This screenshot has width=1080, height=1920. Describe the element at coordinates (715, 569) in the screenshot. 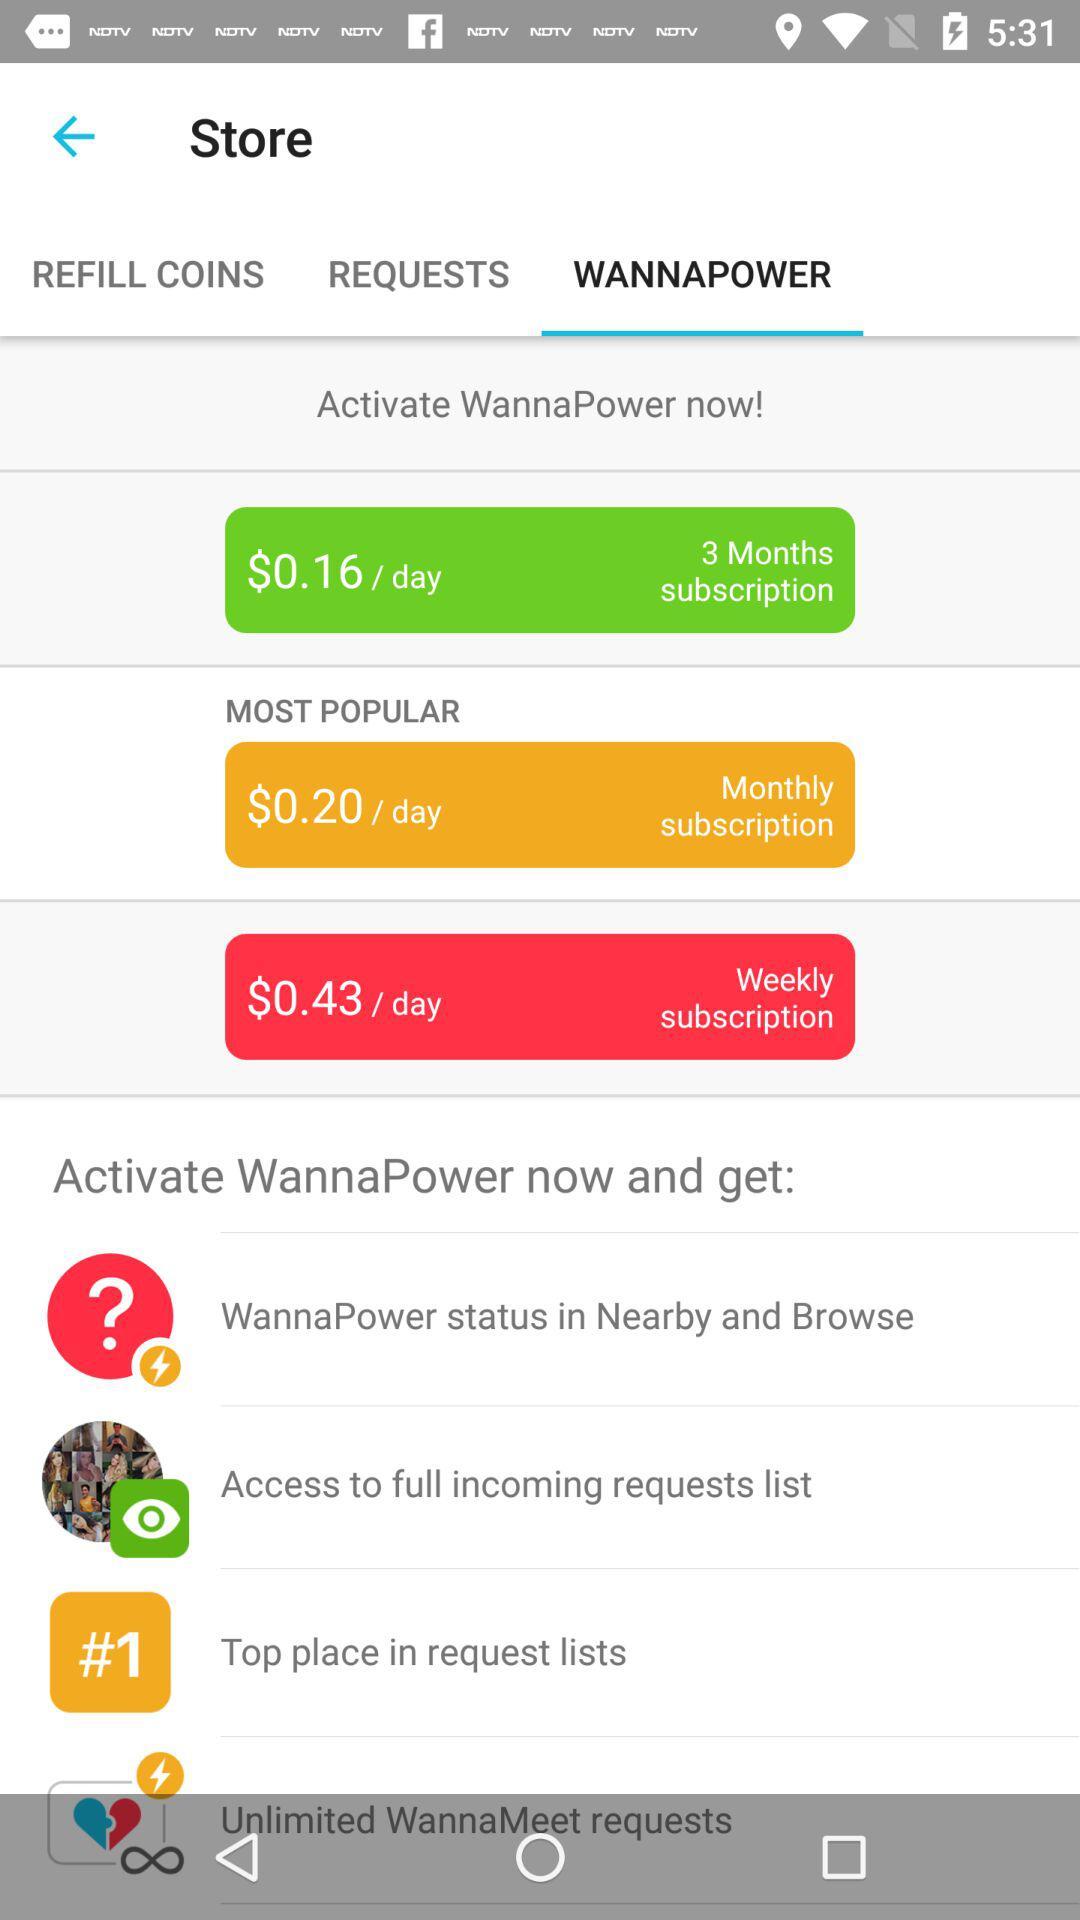

I see `the 3 months subscription item` at that location.